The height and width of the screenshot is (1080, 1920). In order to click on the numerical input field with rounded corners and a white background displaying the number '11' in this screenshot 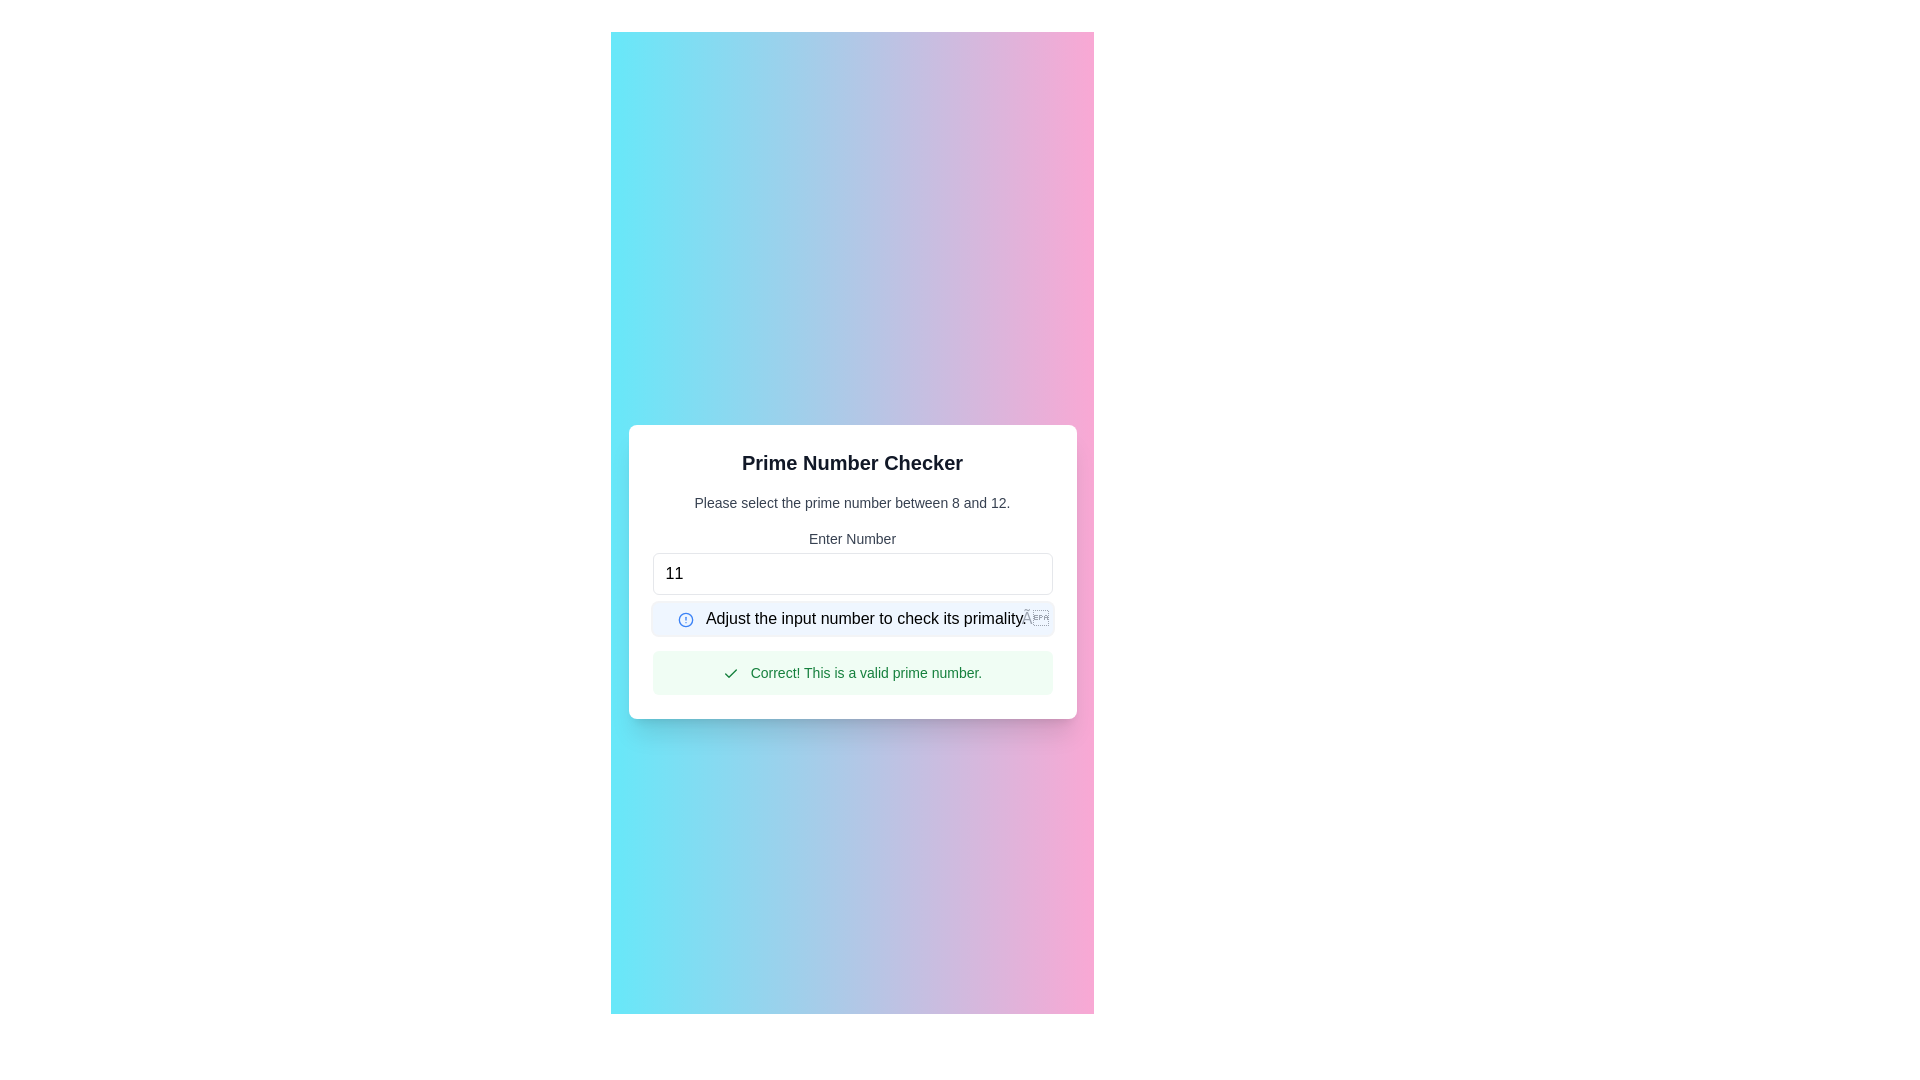, I will do `click(852, 574)`.